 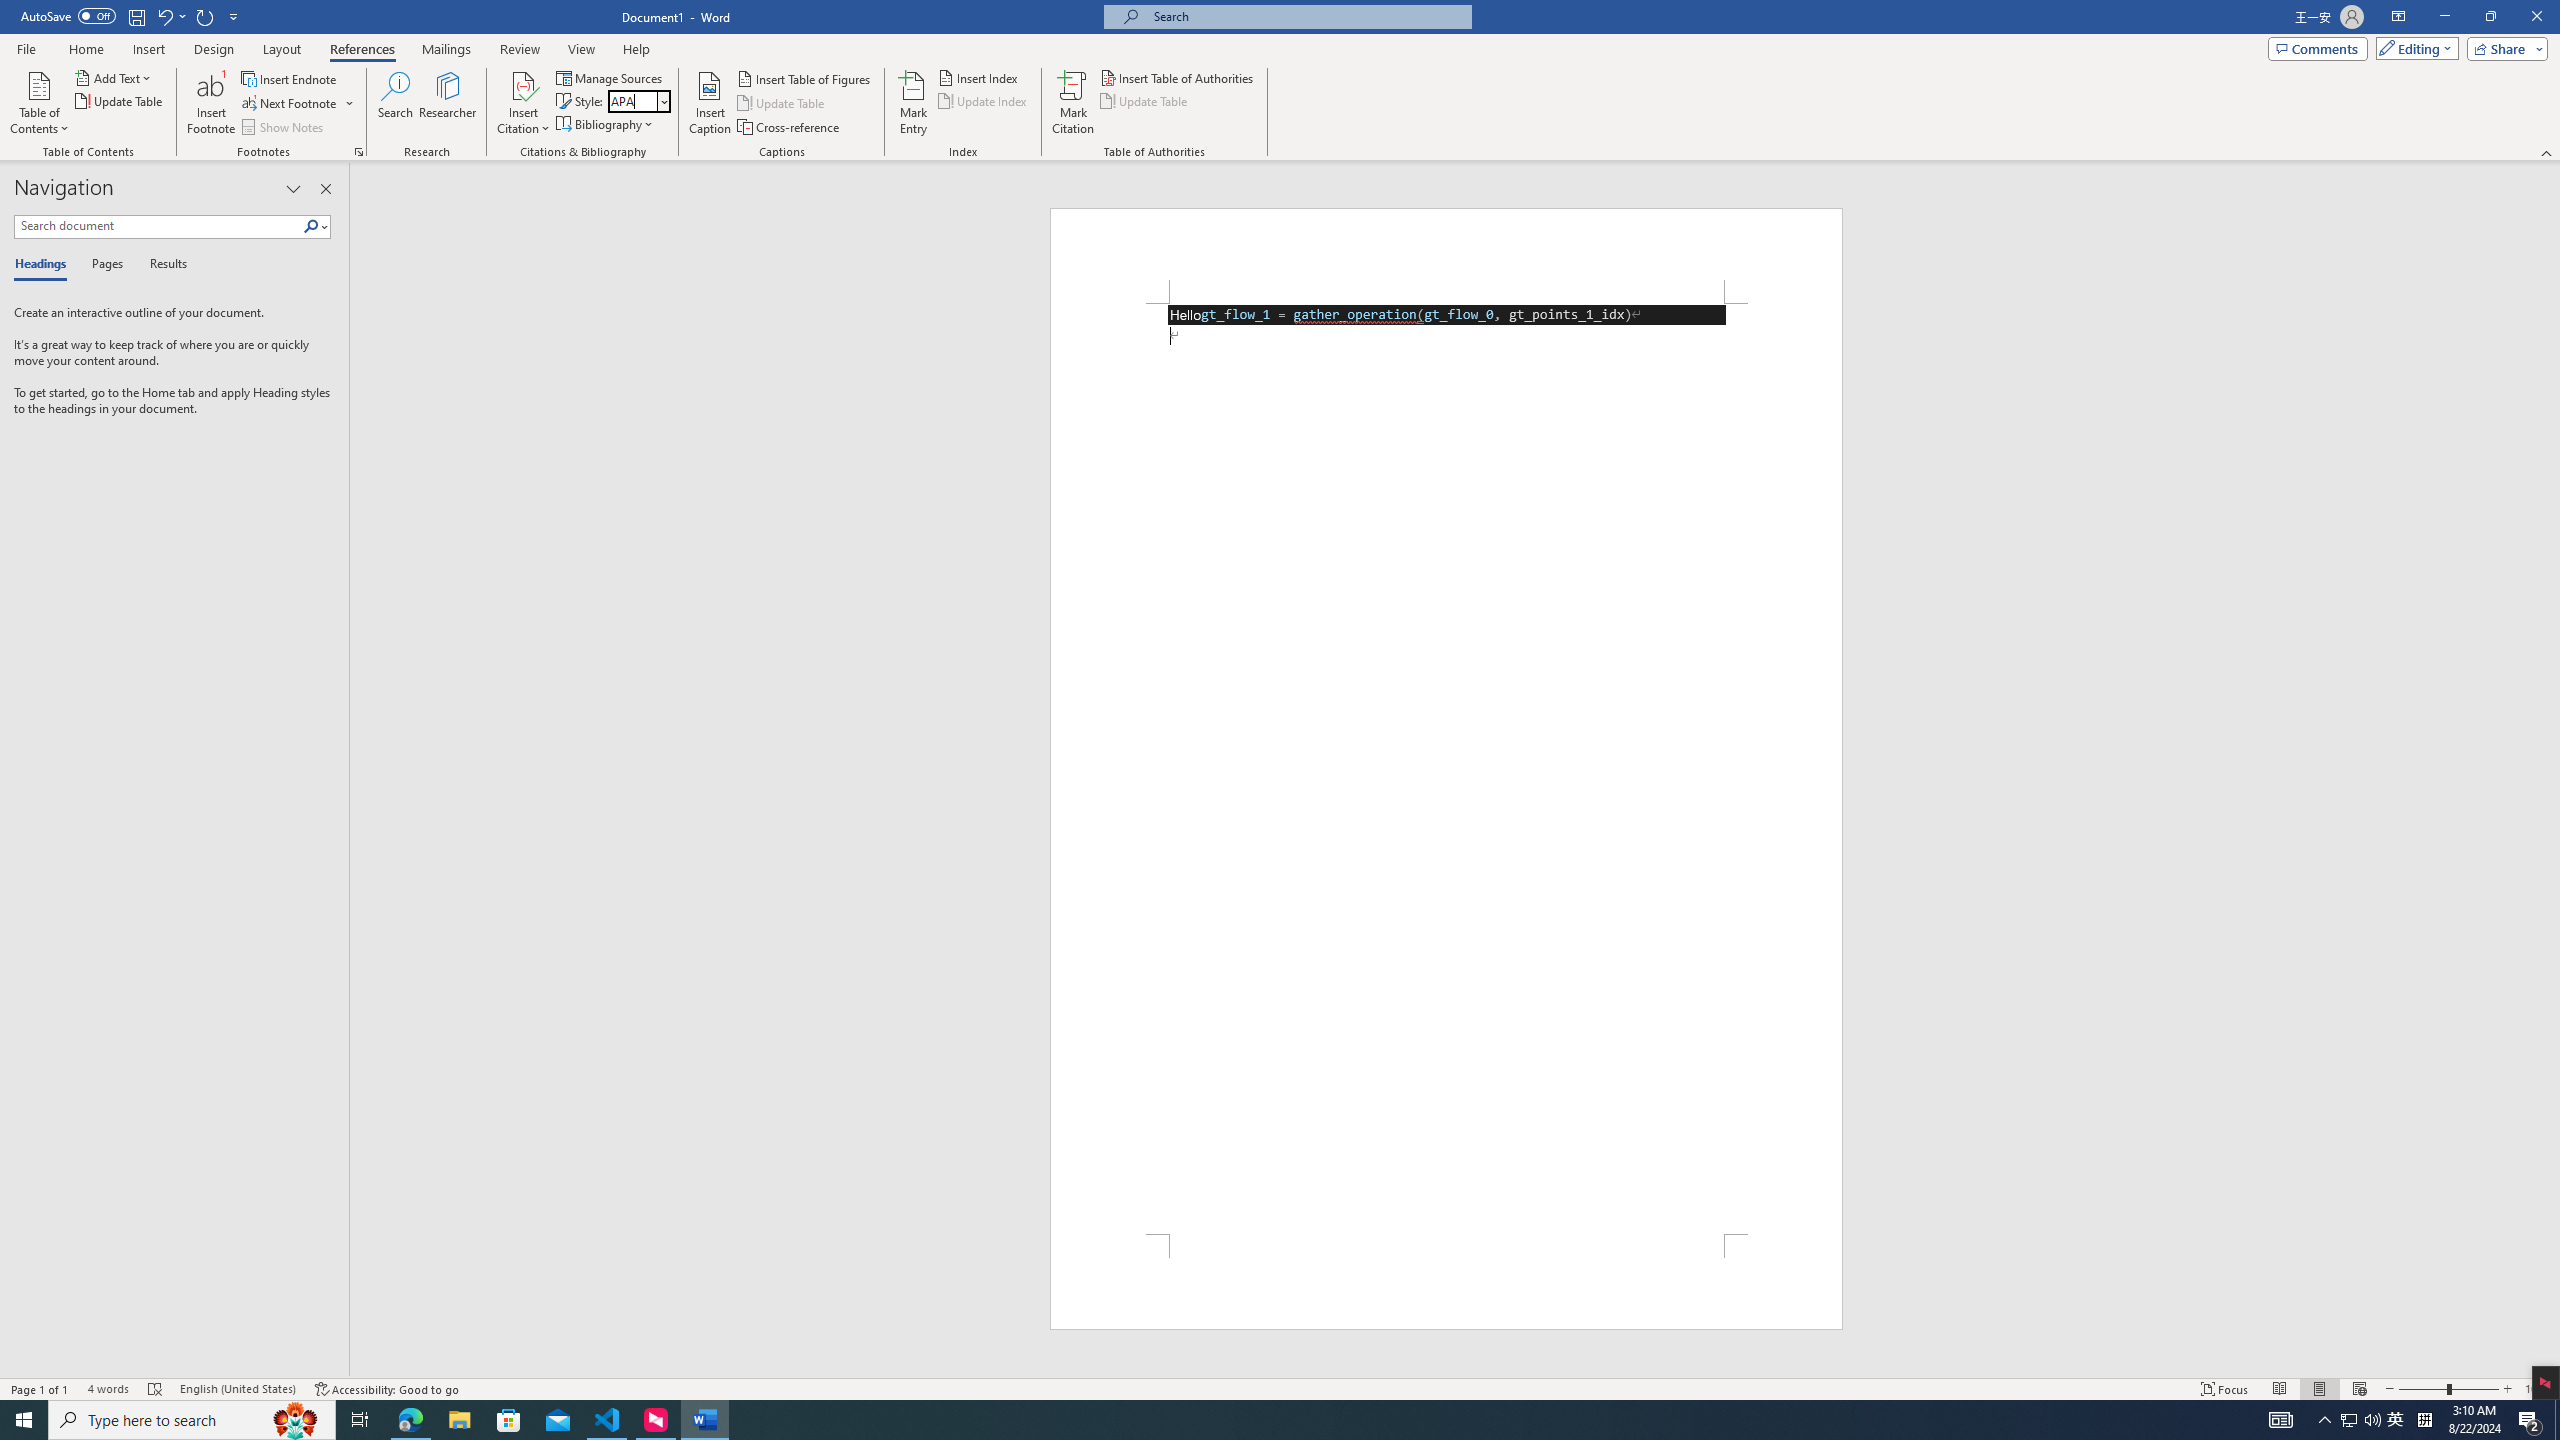 What do you see at coordinates (158, 225) in the screenshot?
I see `'Search document'` at bounding box center [158, 225].